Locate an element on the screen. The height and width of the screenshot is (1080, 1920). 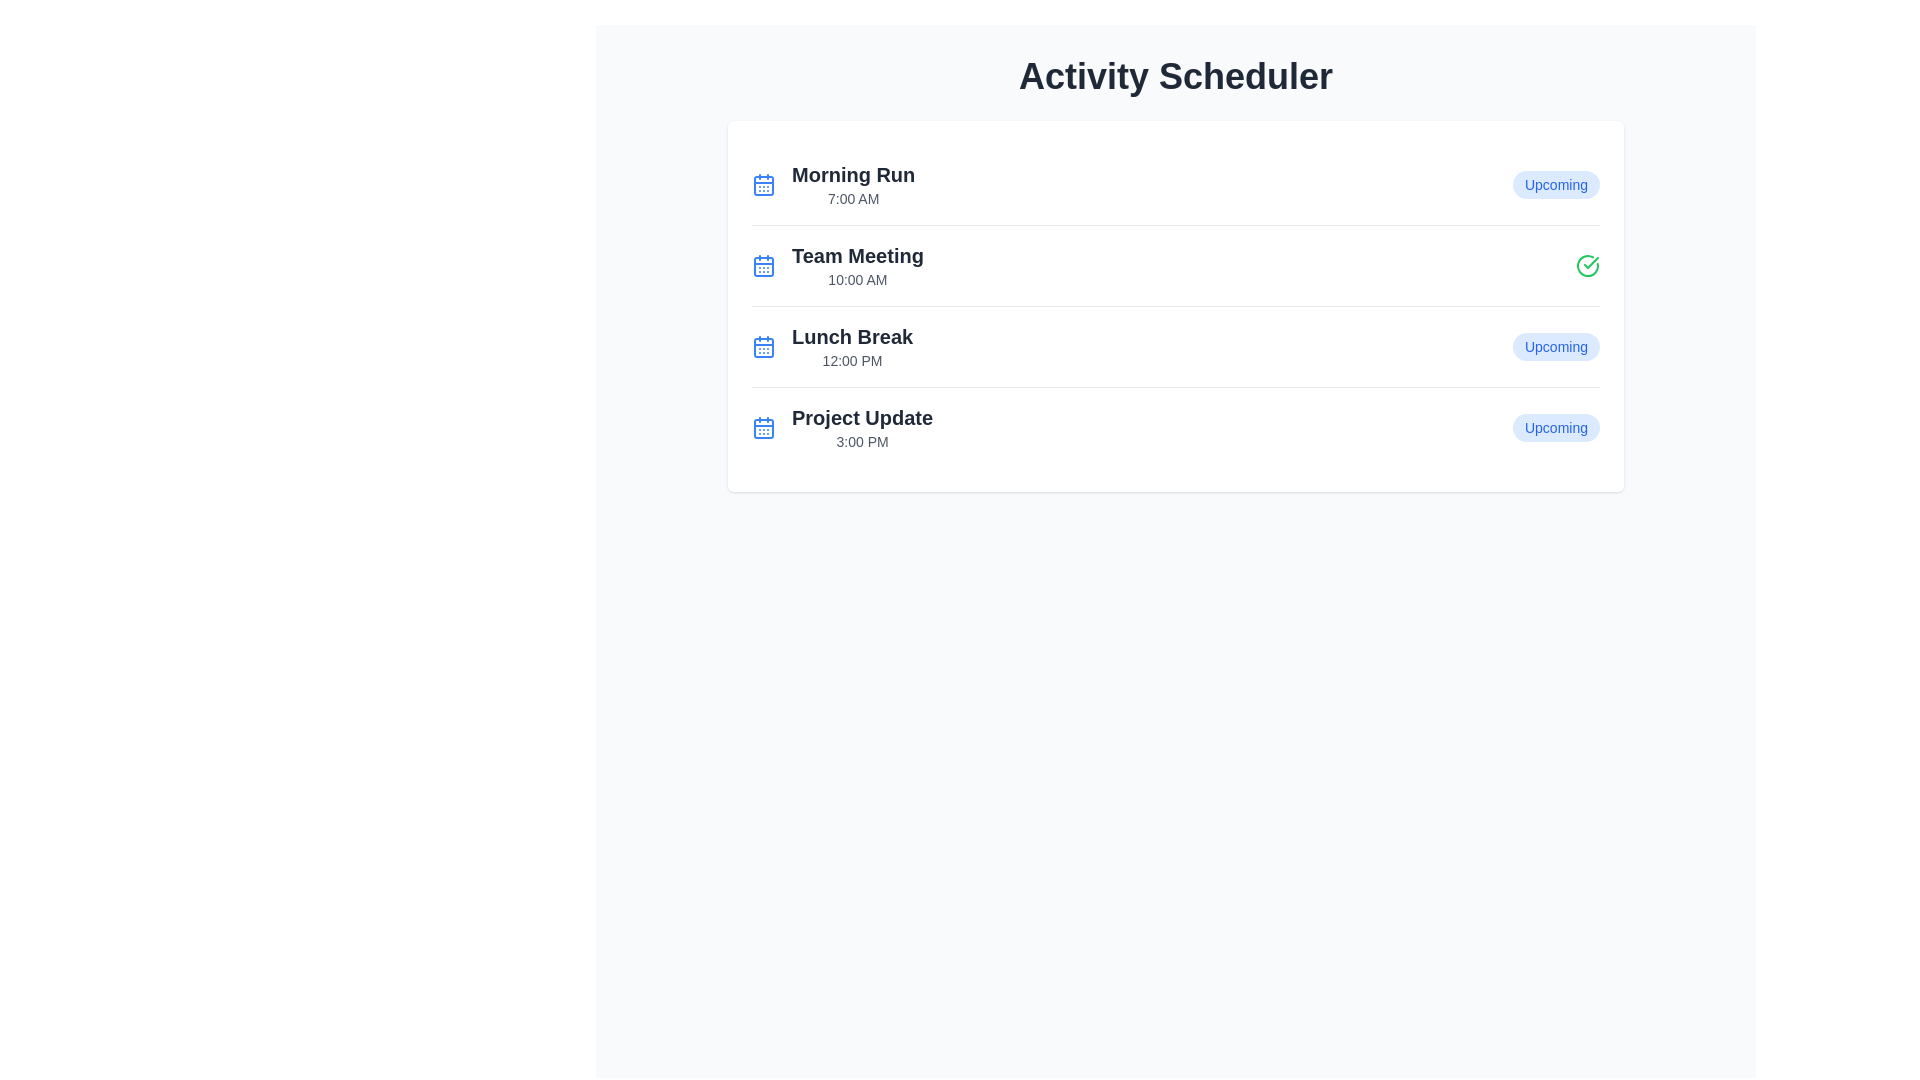
the label displaying 'Upcoming' in blue text on a light blue background, located at the top-right of the 'Morning Run' event list is located at coordinates (1555, 185).